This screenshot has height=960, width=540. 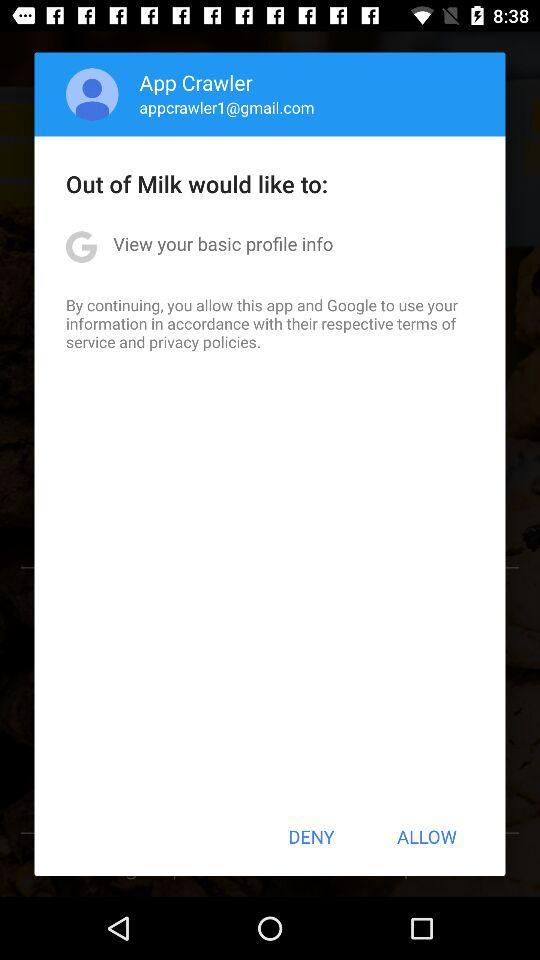 I want to click on item to the left of app crawler, so click(x=91, y=94).